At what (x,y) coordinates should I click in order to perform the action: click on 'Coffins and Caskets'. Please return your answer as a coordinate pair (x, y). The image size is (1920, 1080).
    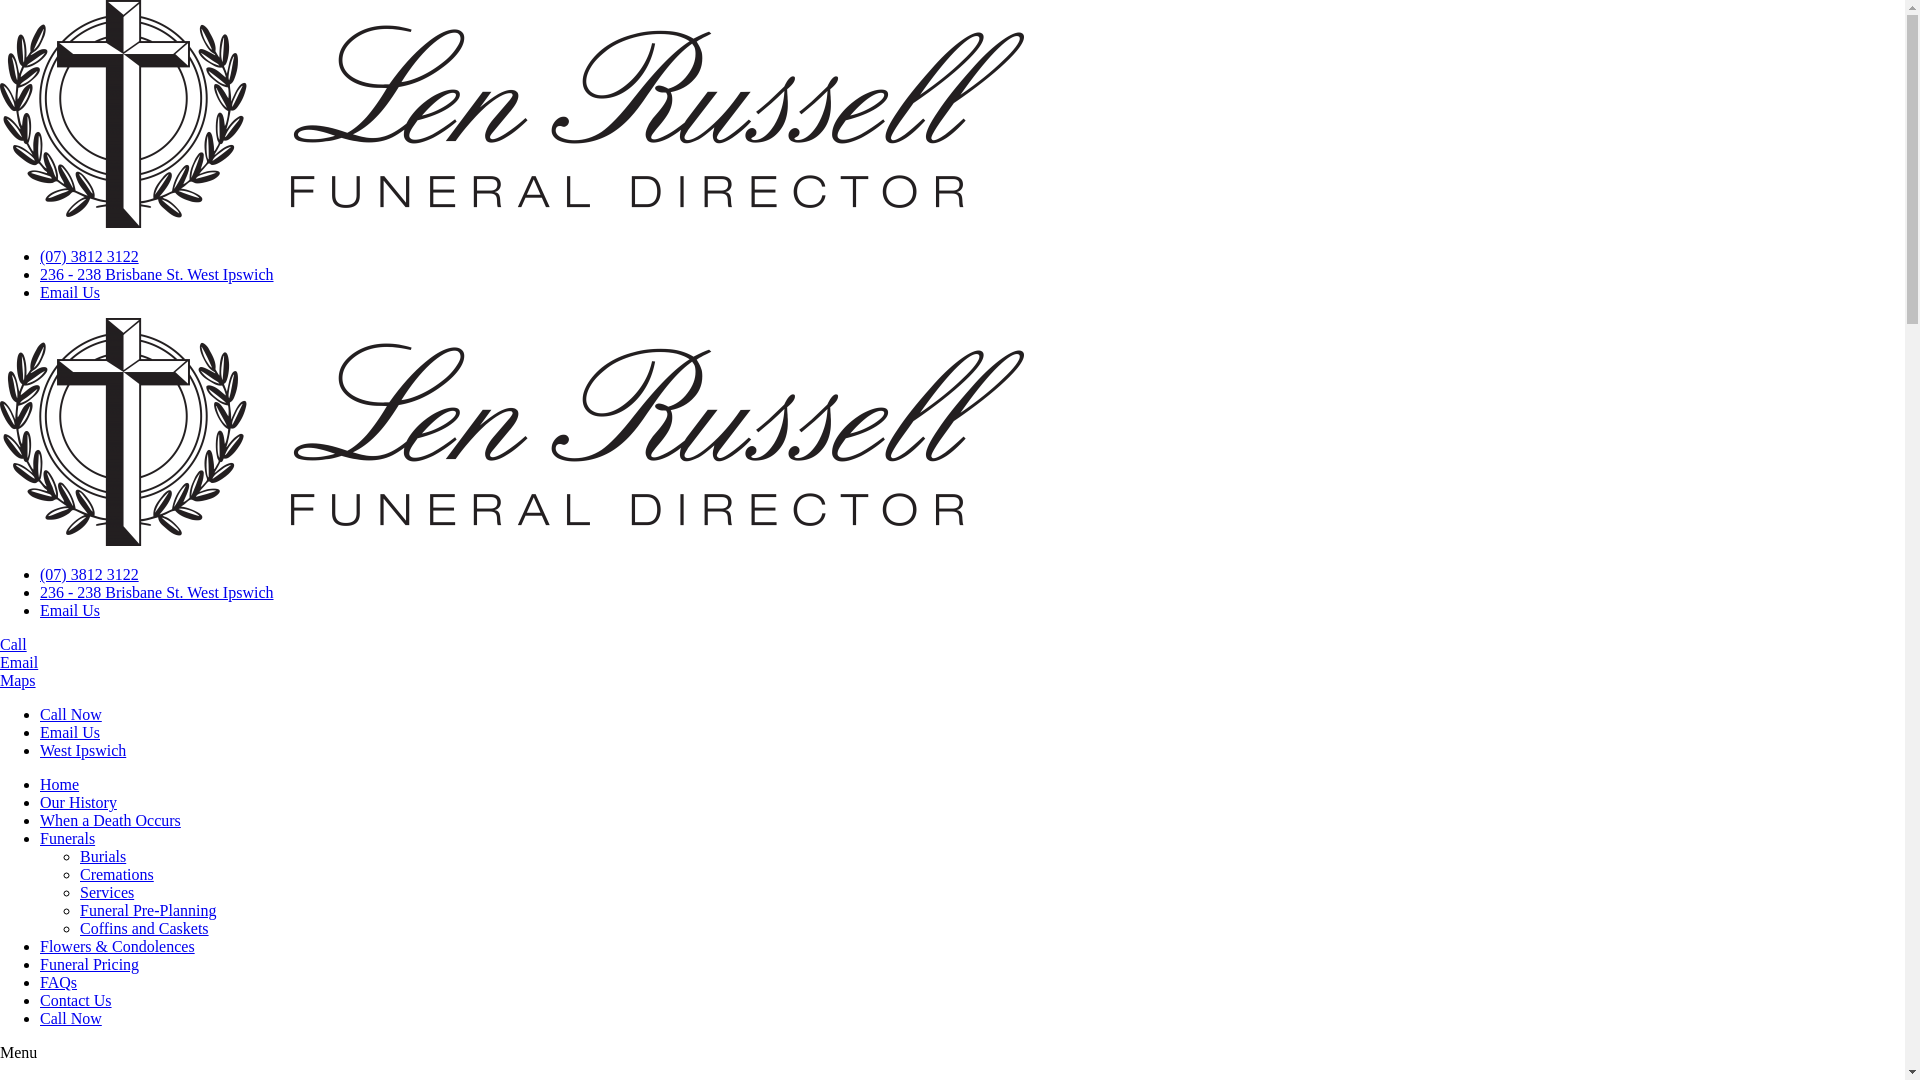
    Looking at the image, I should click on (80, 928).